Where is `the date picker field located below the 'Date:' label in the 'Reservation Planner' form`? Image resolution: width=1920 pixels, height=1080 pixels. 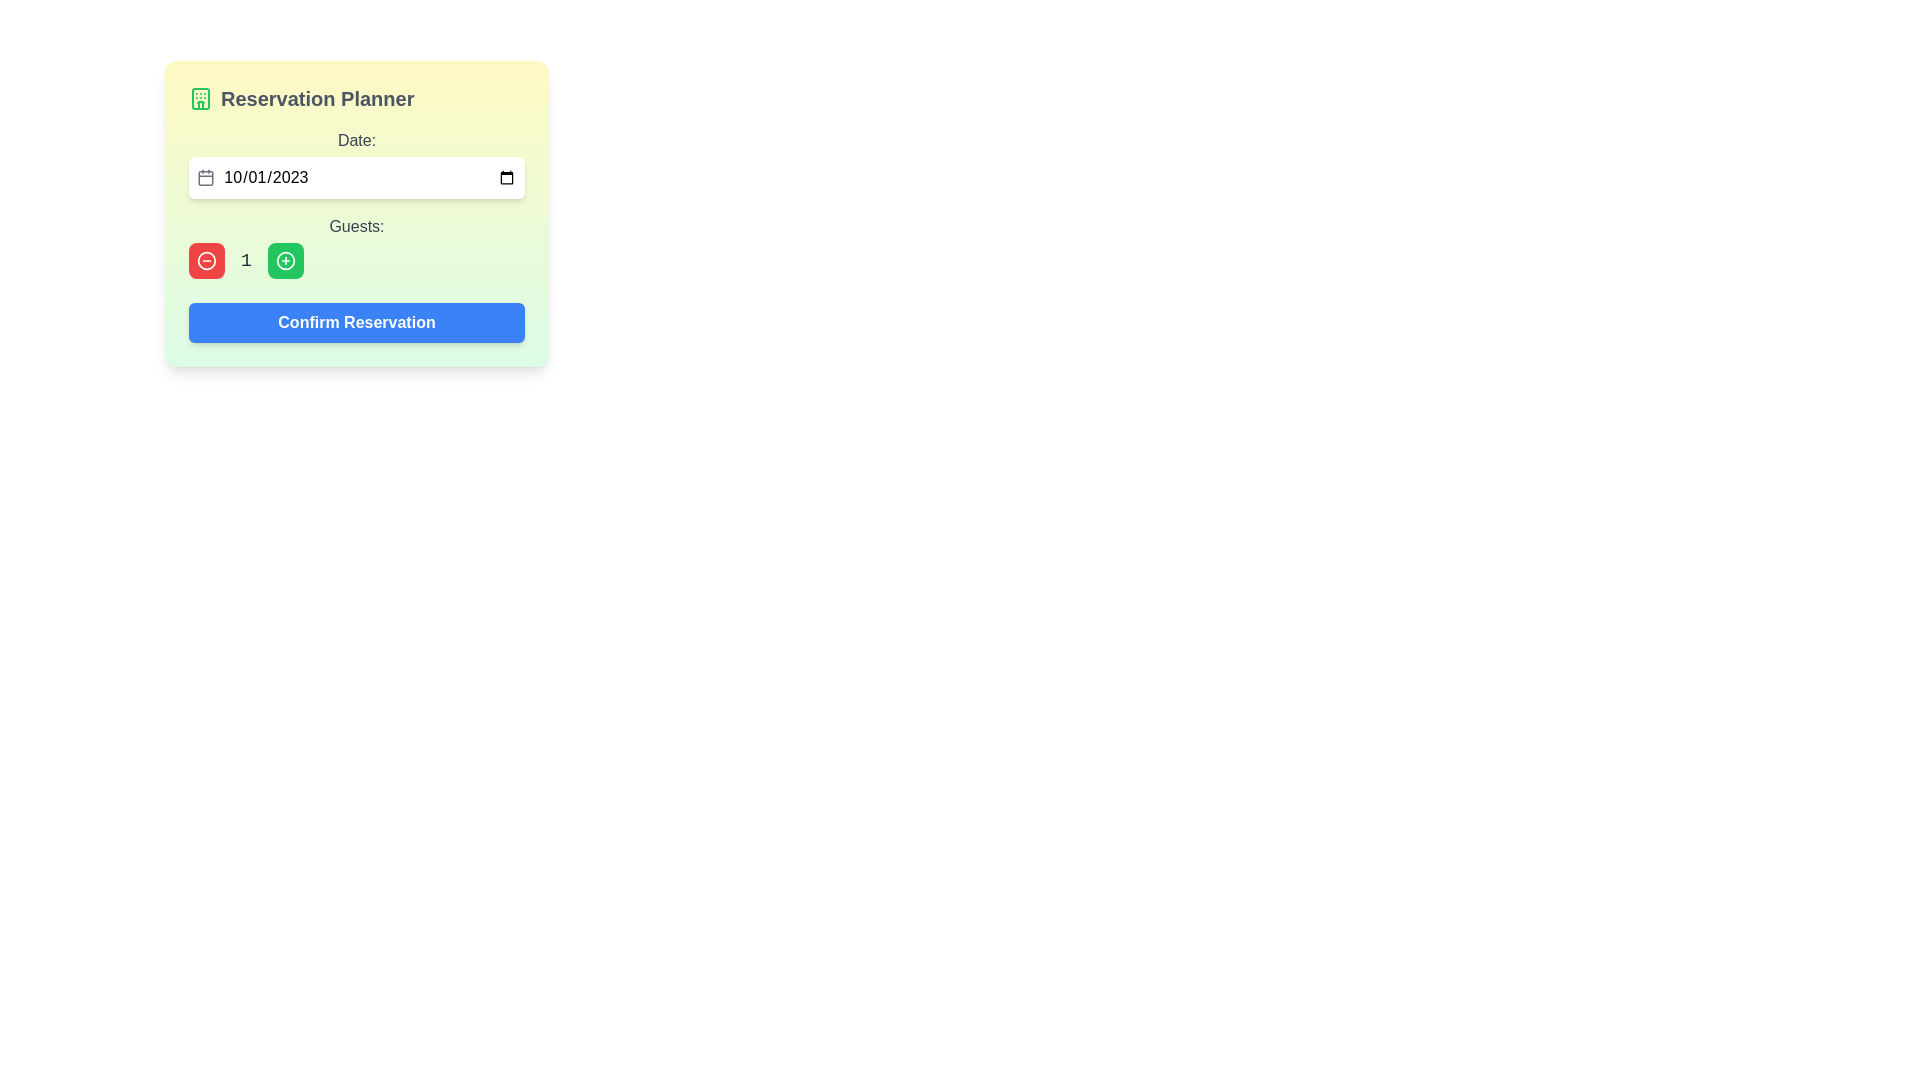
the date picker field located below the 'Date:' label in the 'Reservation Planner' form is located at coordinates (356, 176).